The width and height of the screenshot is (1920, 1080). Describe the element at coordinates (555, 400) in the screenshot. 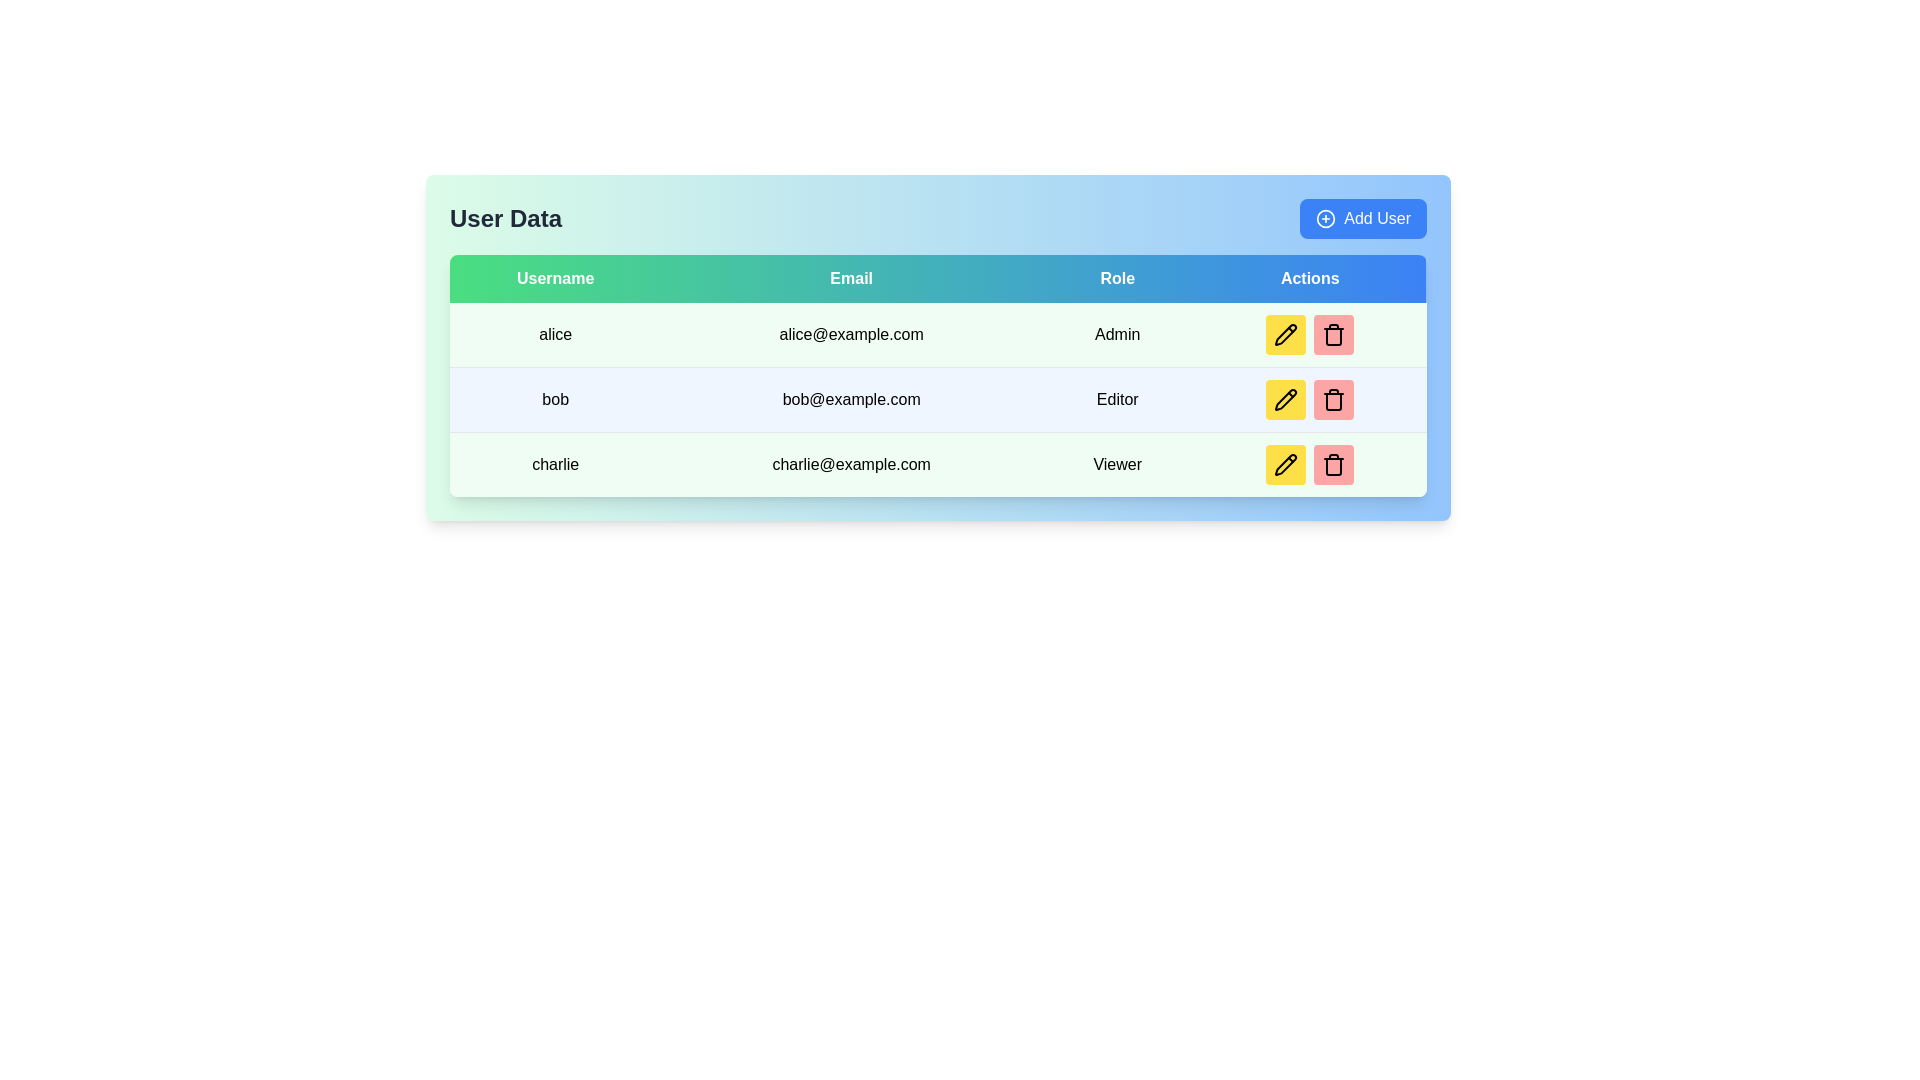

I see `the username text label located in the second row of the table under the 'Username' column` at that location.